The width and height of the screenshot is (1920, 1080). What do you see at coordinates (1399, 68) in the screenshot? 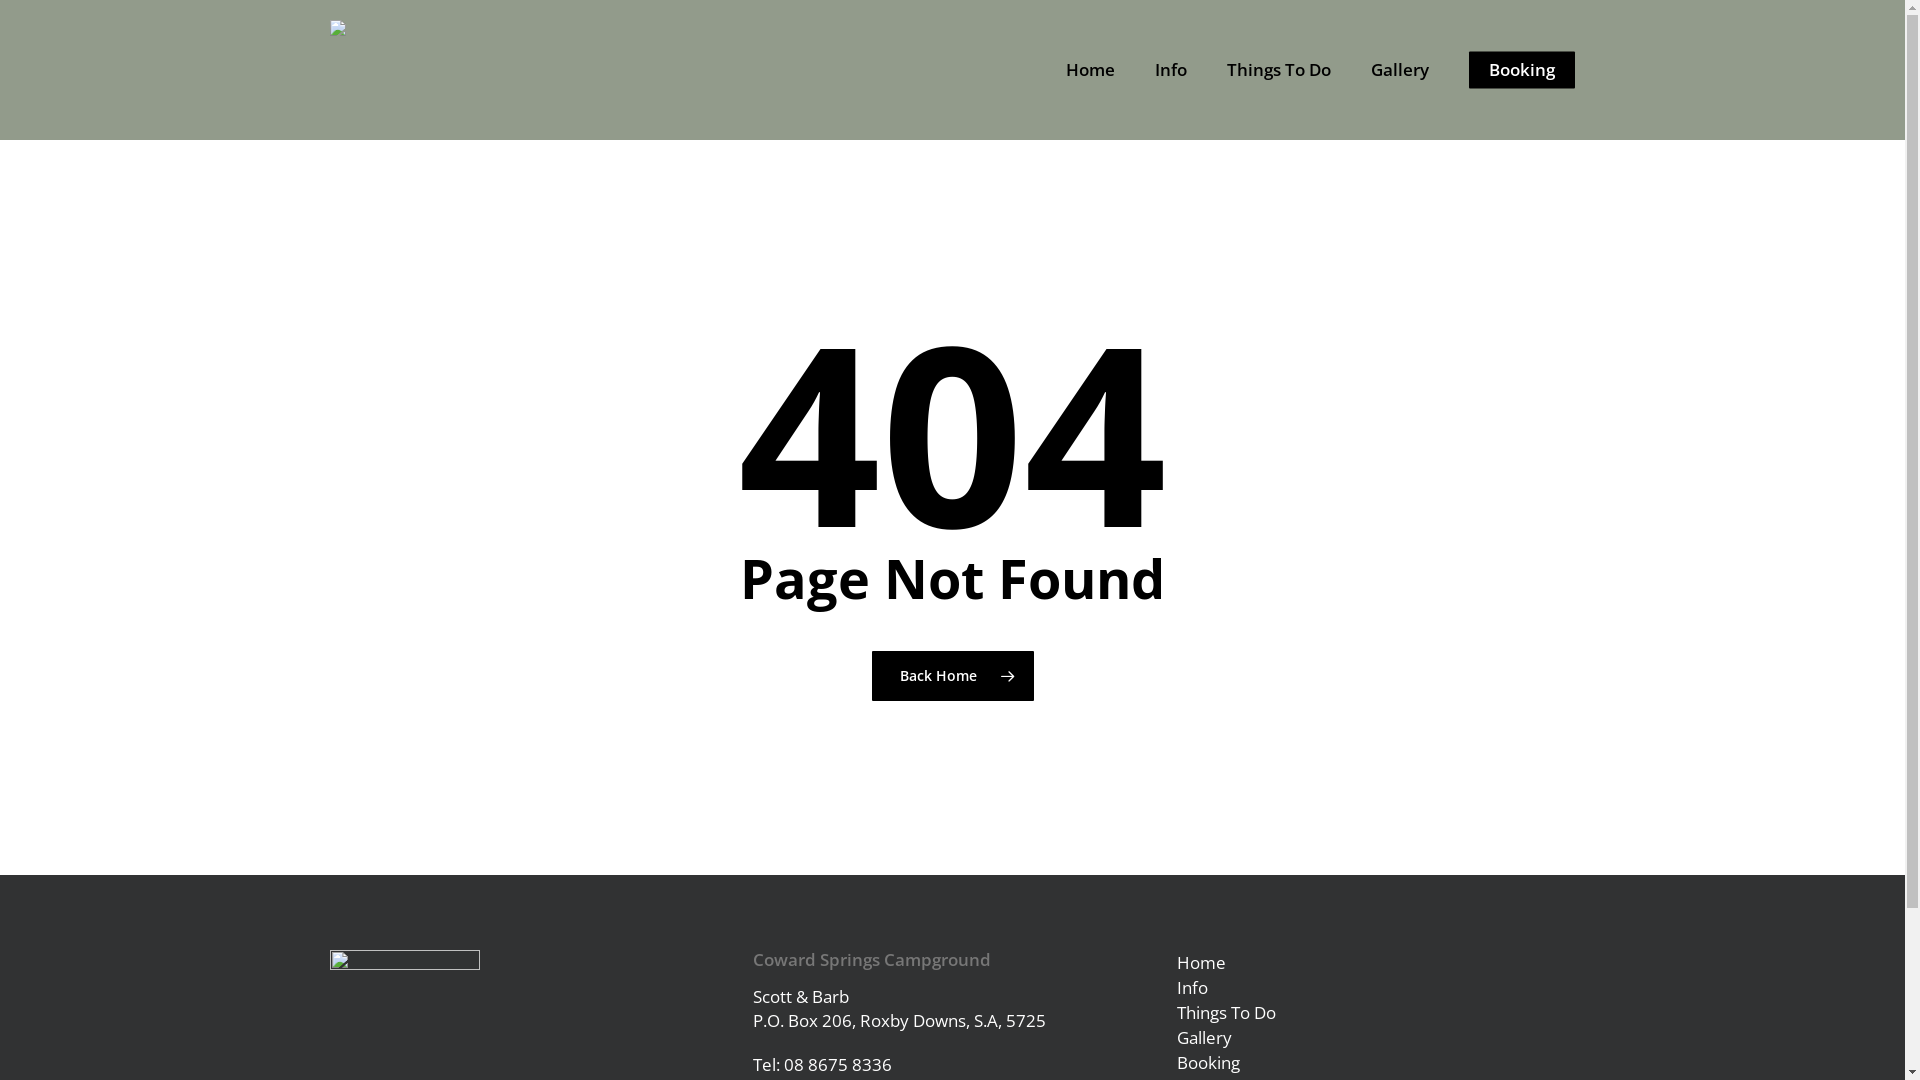
I see `'Gallery'` at bounding box center [1399, 68].